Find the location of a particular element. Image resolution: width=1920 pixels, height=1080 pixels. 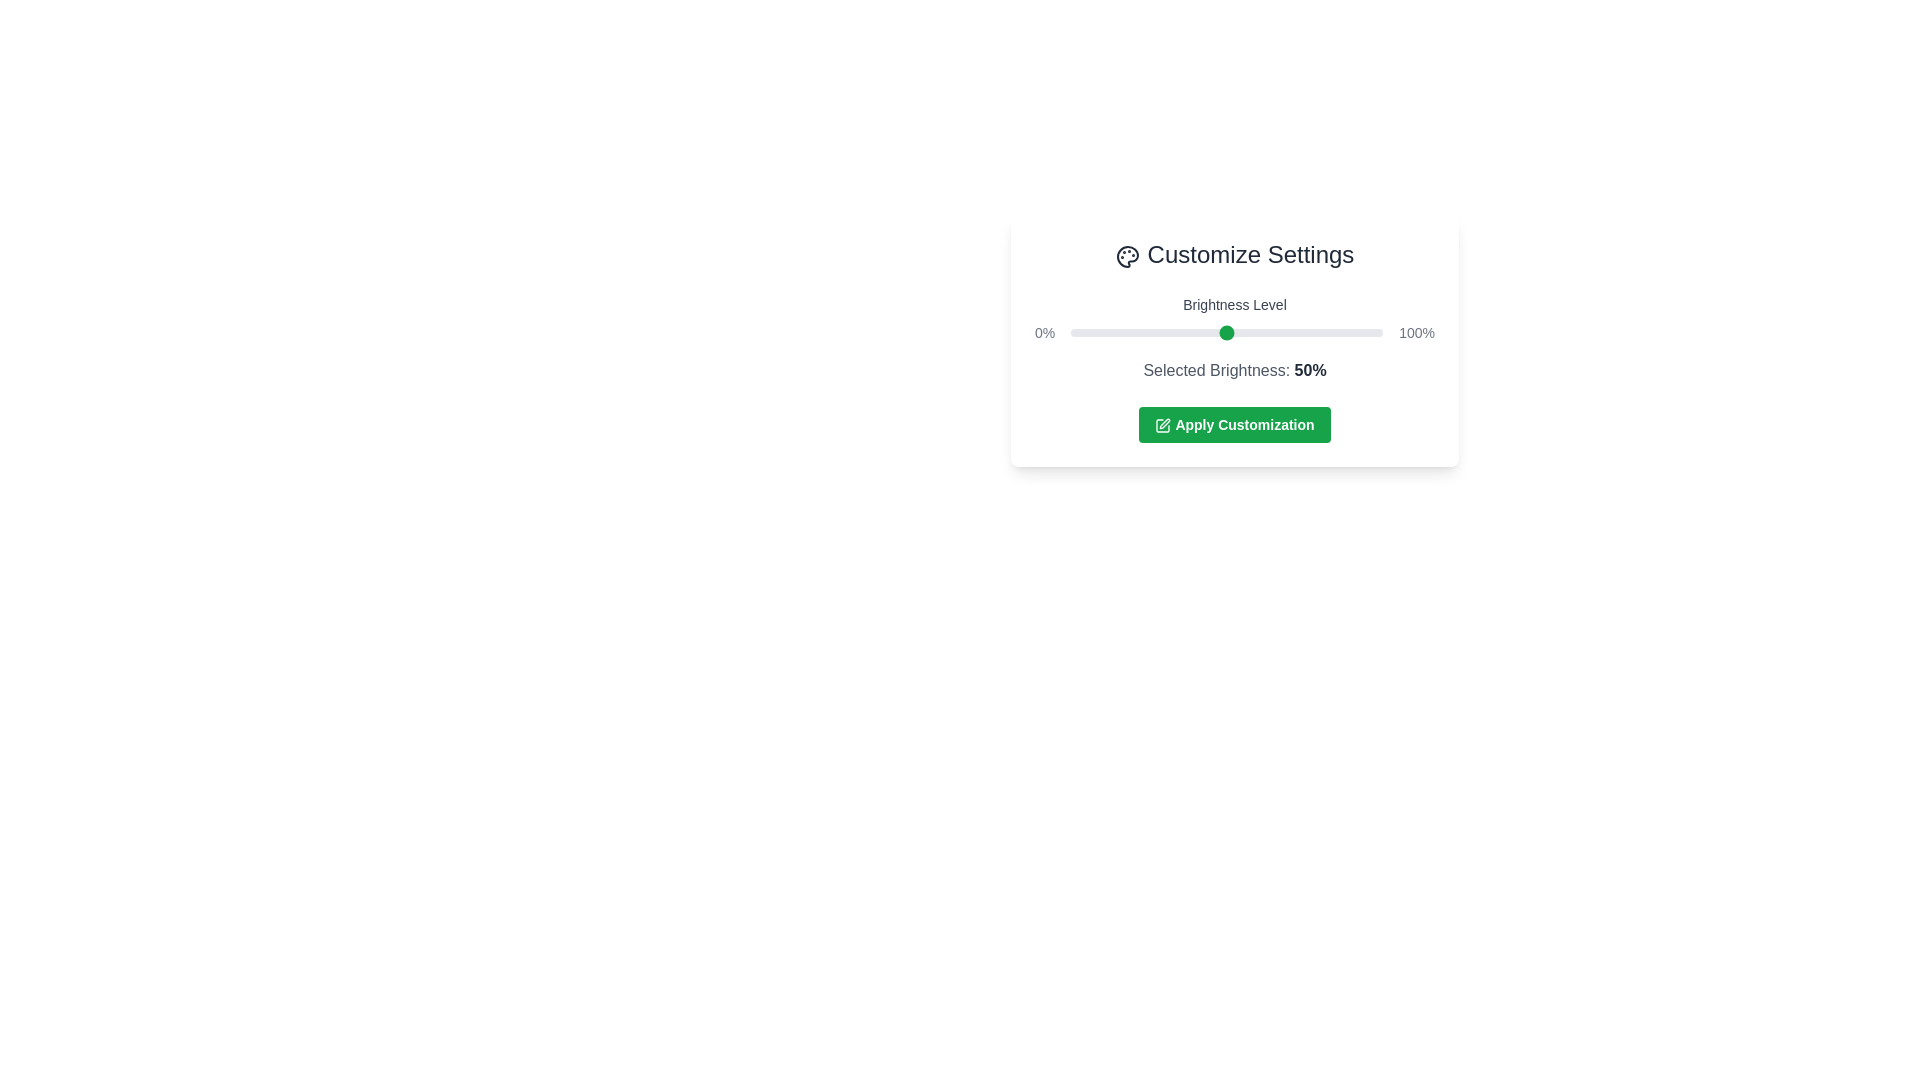

the button to apply the selected customization settings for brightness adjustments located beneath the 'Selected Brightness: 50%' text is located at coordinates (1233, 423).